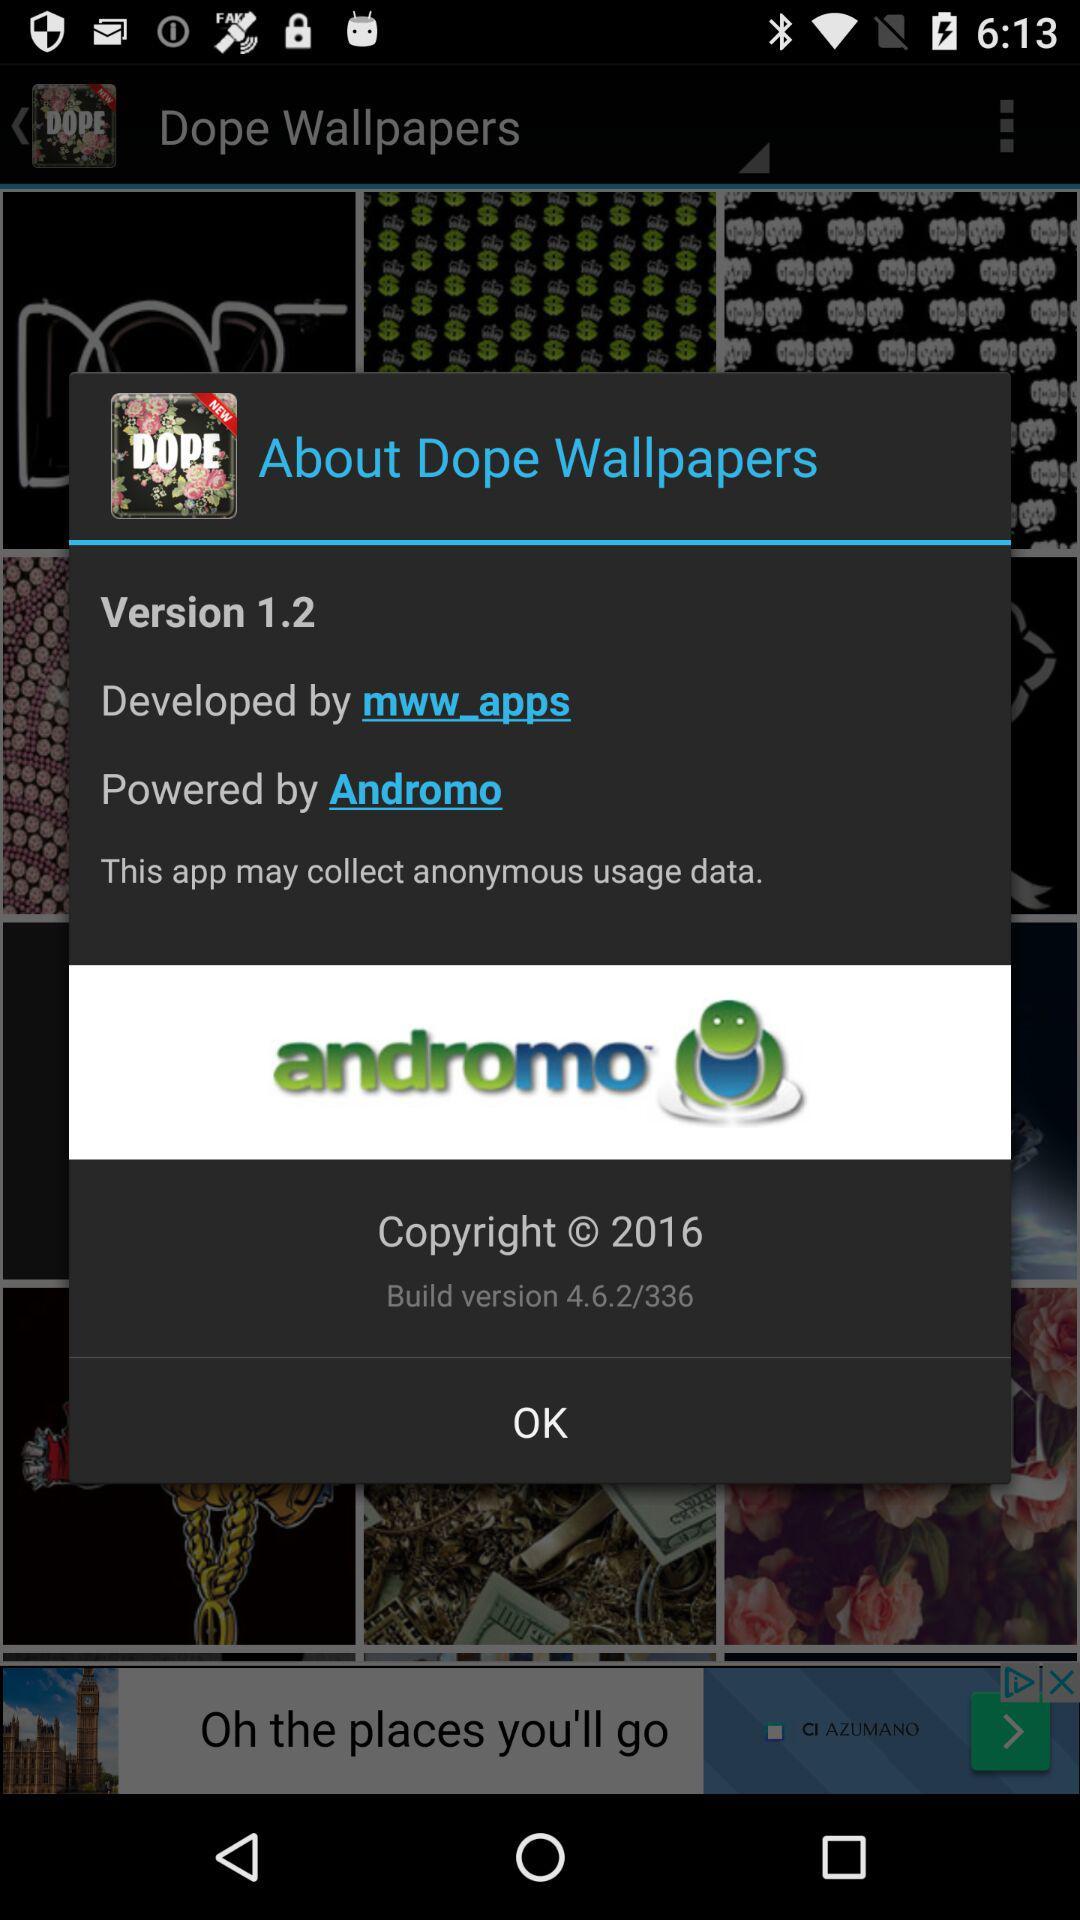 This screenshot has width=1080, height=1920. Describe the element at coordinates (540, 803) in the screenshot. I see `item above this app may app` at that location.